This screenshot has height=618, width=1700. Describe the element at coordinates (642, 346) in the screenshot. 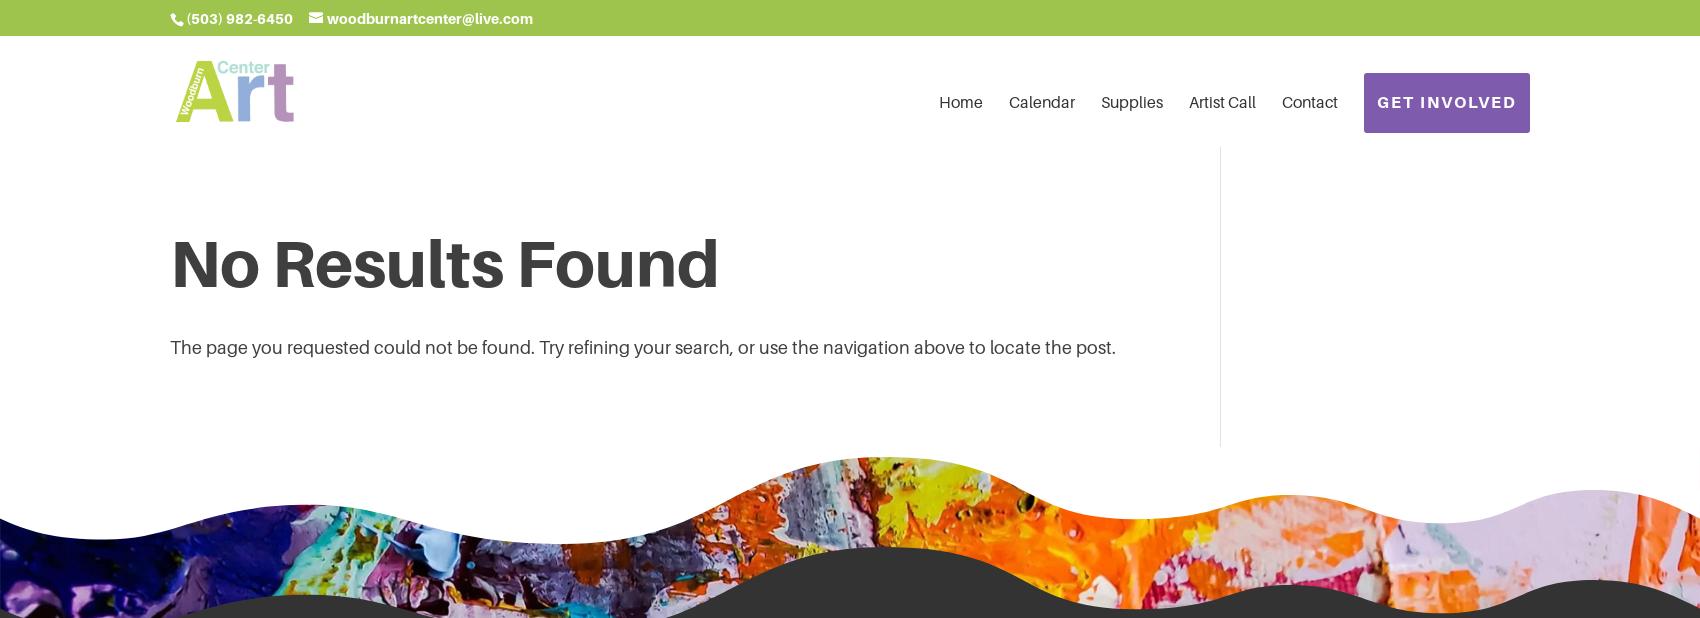

I see `'The page you requested could not be found. Try refining your search, or use the navigation above to locate the post.'` at that location.